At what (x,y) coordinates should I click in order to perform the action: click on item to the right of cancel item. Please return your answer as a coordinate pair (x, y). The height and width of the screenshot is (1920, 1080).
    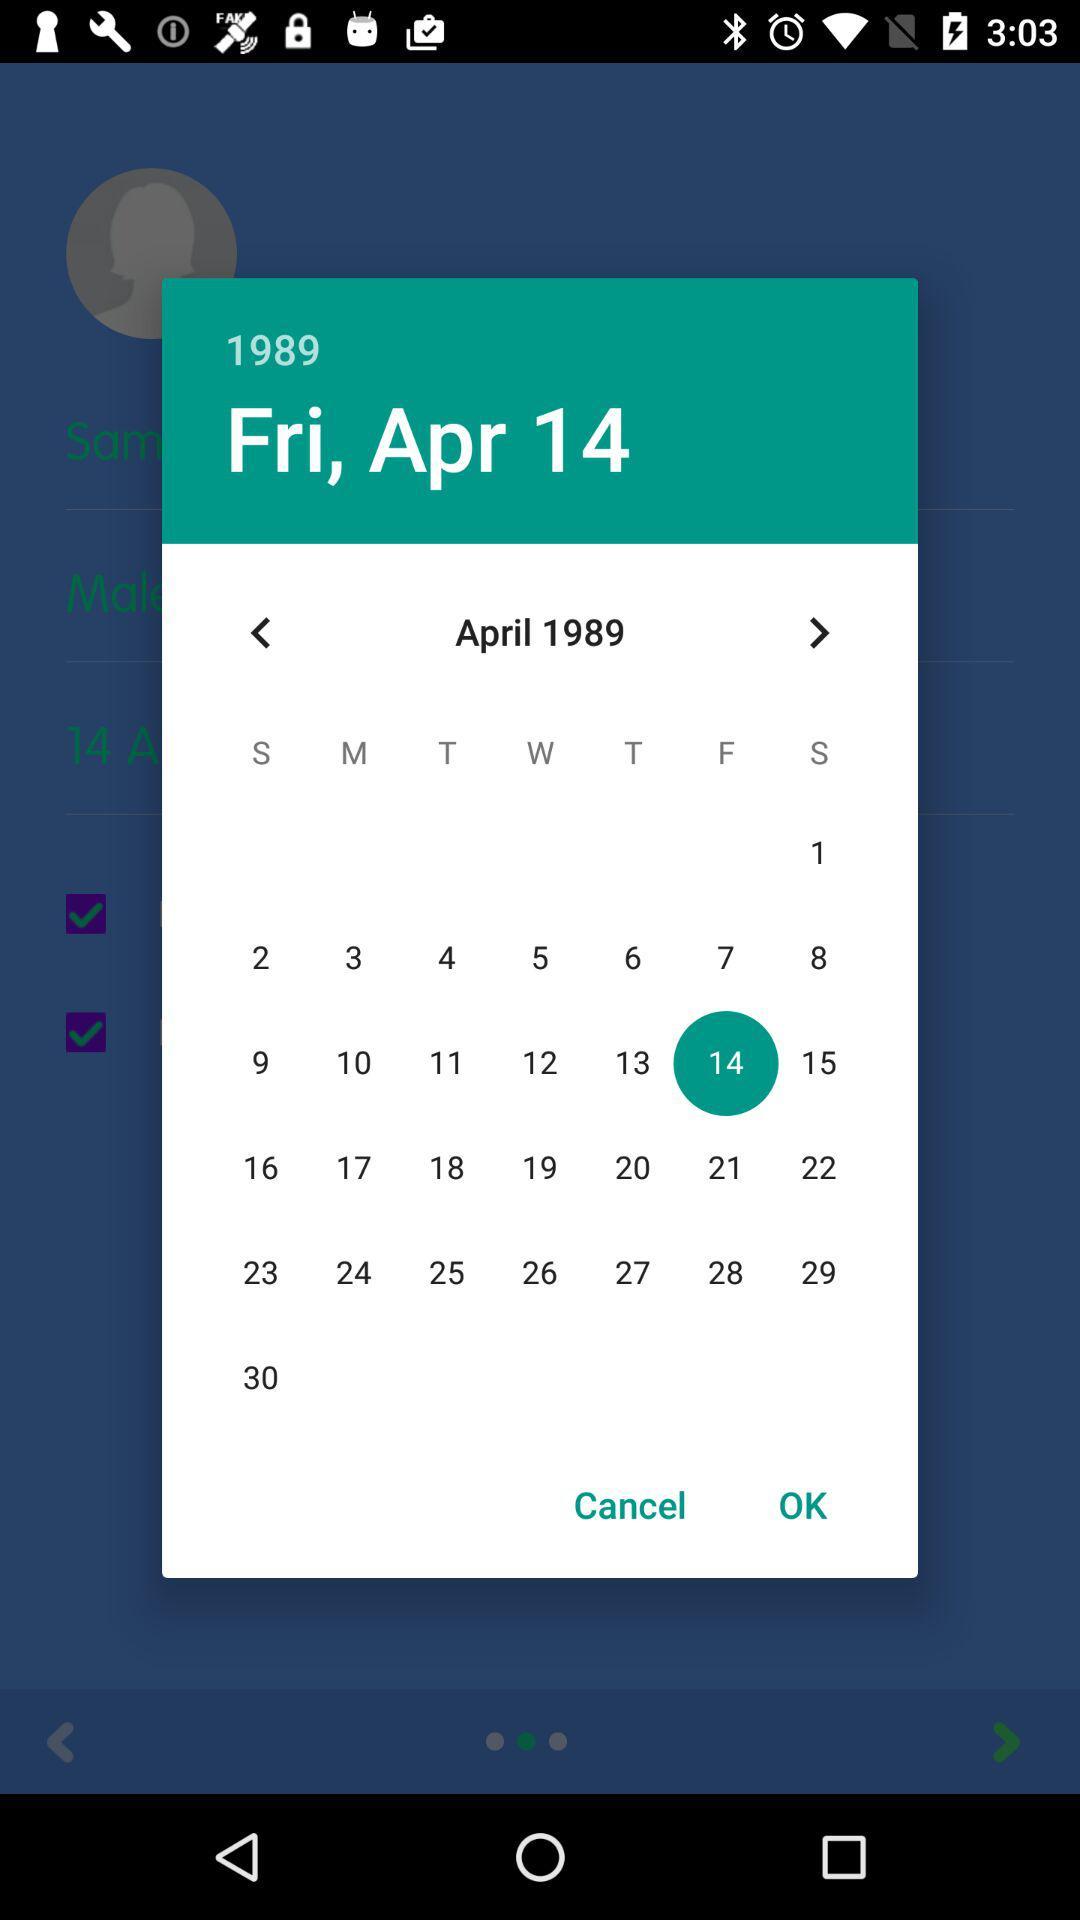
    Looking at the image, I should click on (801, 1504).